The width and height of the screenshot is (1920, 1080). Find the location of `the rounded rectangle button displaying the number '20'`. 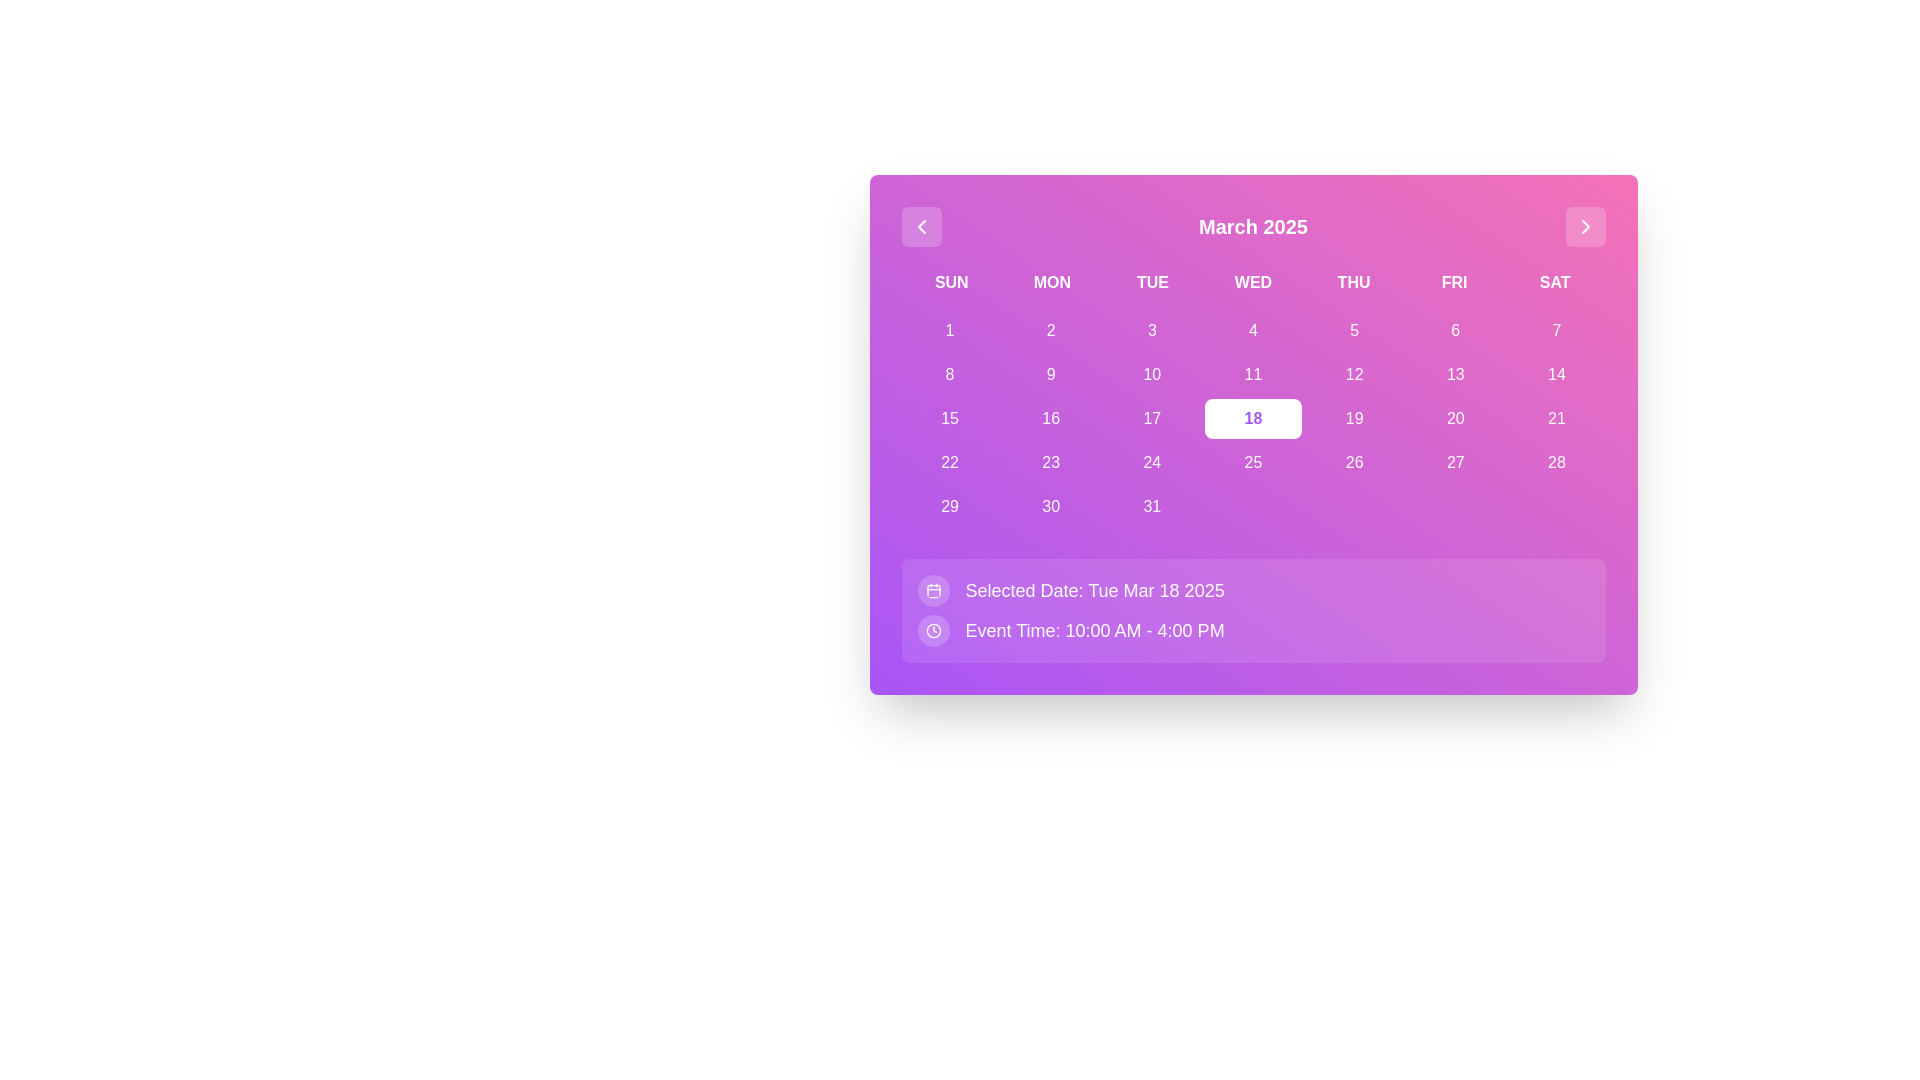

the rounded rectangle button displaying the number '20' is located at coordinates (1455, 418).